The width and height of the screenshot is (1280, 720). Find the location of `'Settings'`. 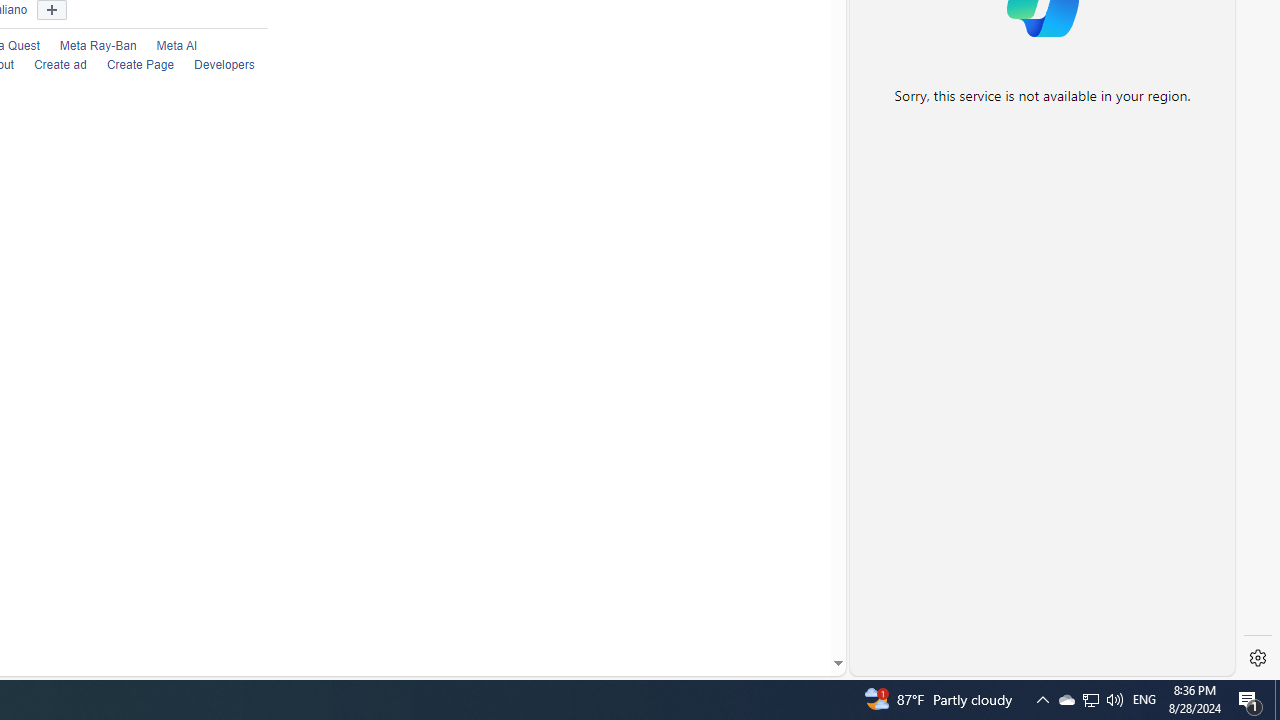

'Settings' is located at coordinates (1257, 658).